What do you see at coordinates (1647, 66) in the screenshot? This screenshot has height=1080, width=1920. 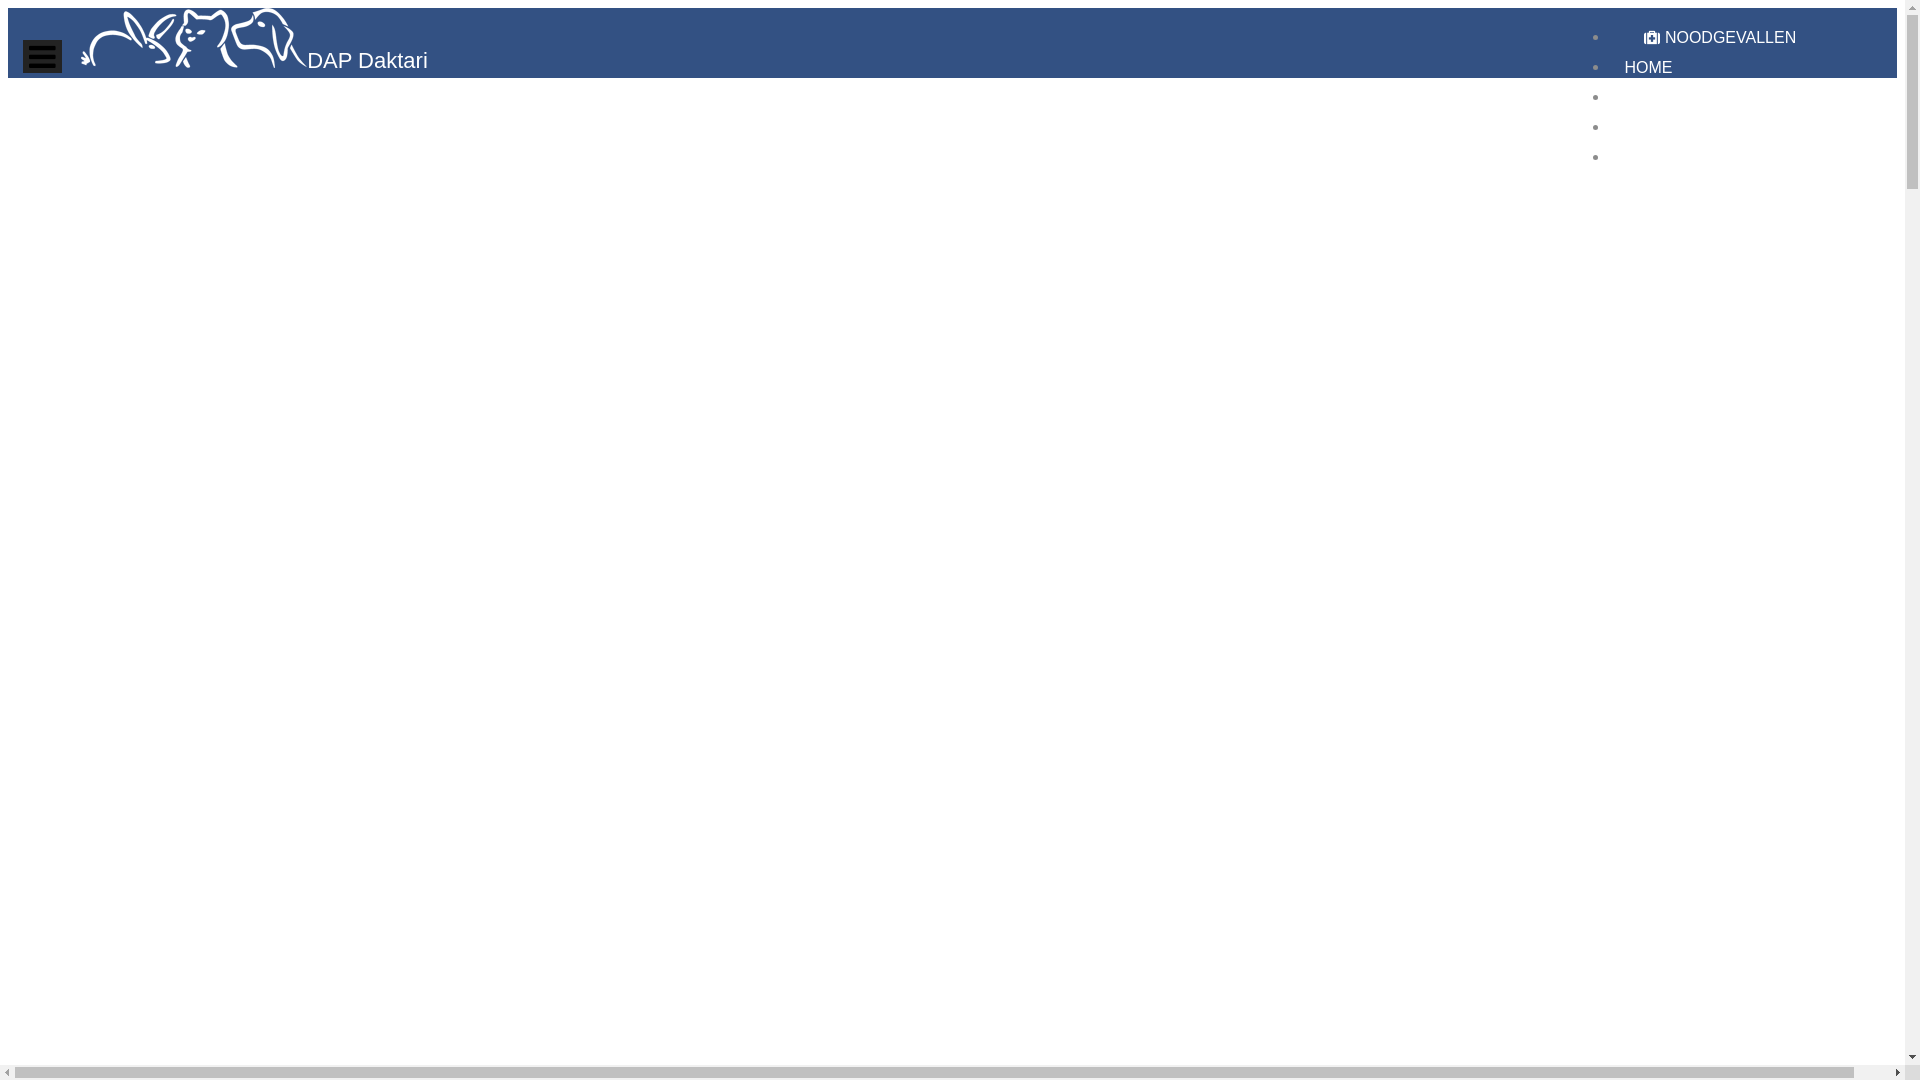 I see `'HOME'` at bounding box center [1647, 66].